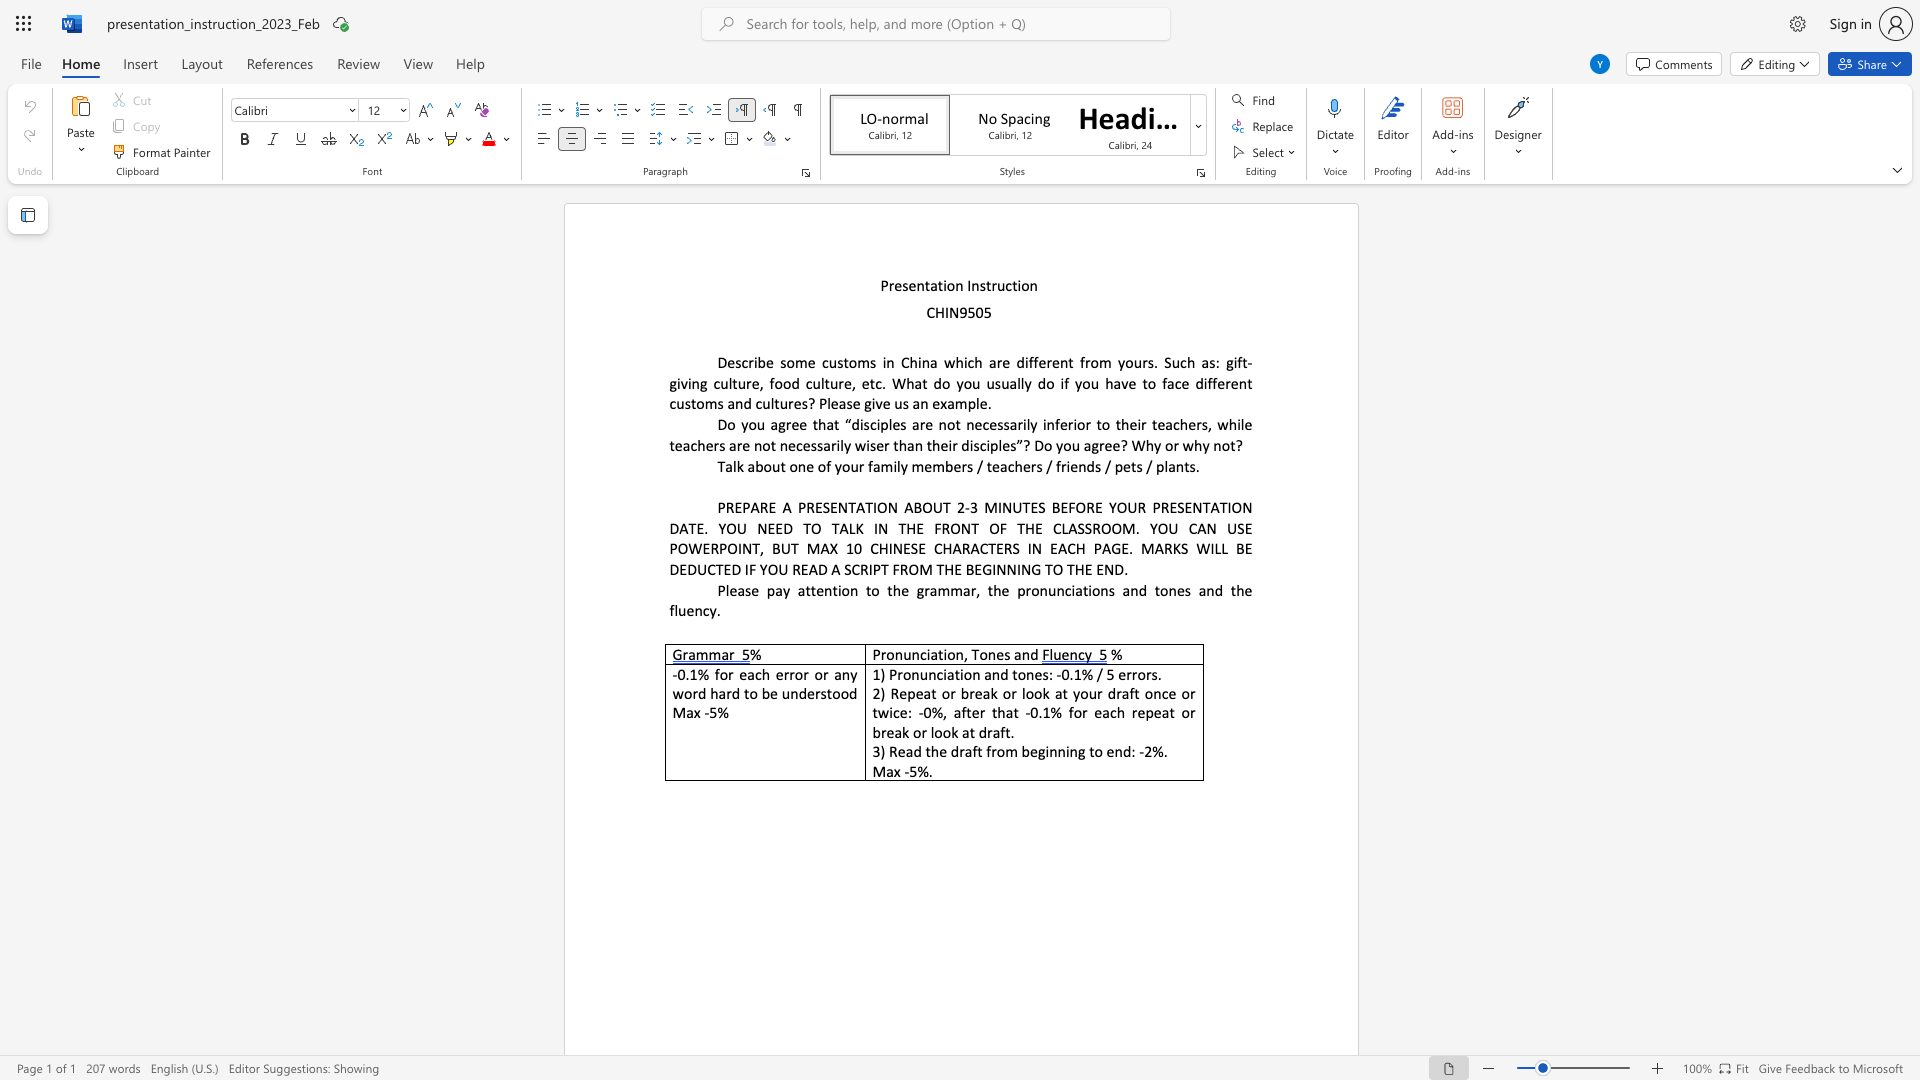 The image size is (1920, 1080). I want to click on the subset text "ati" within the text "Pronunciation,", so click(929, 654).